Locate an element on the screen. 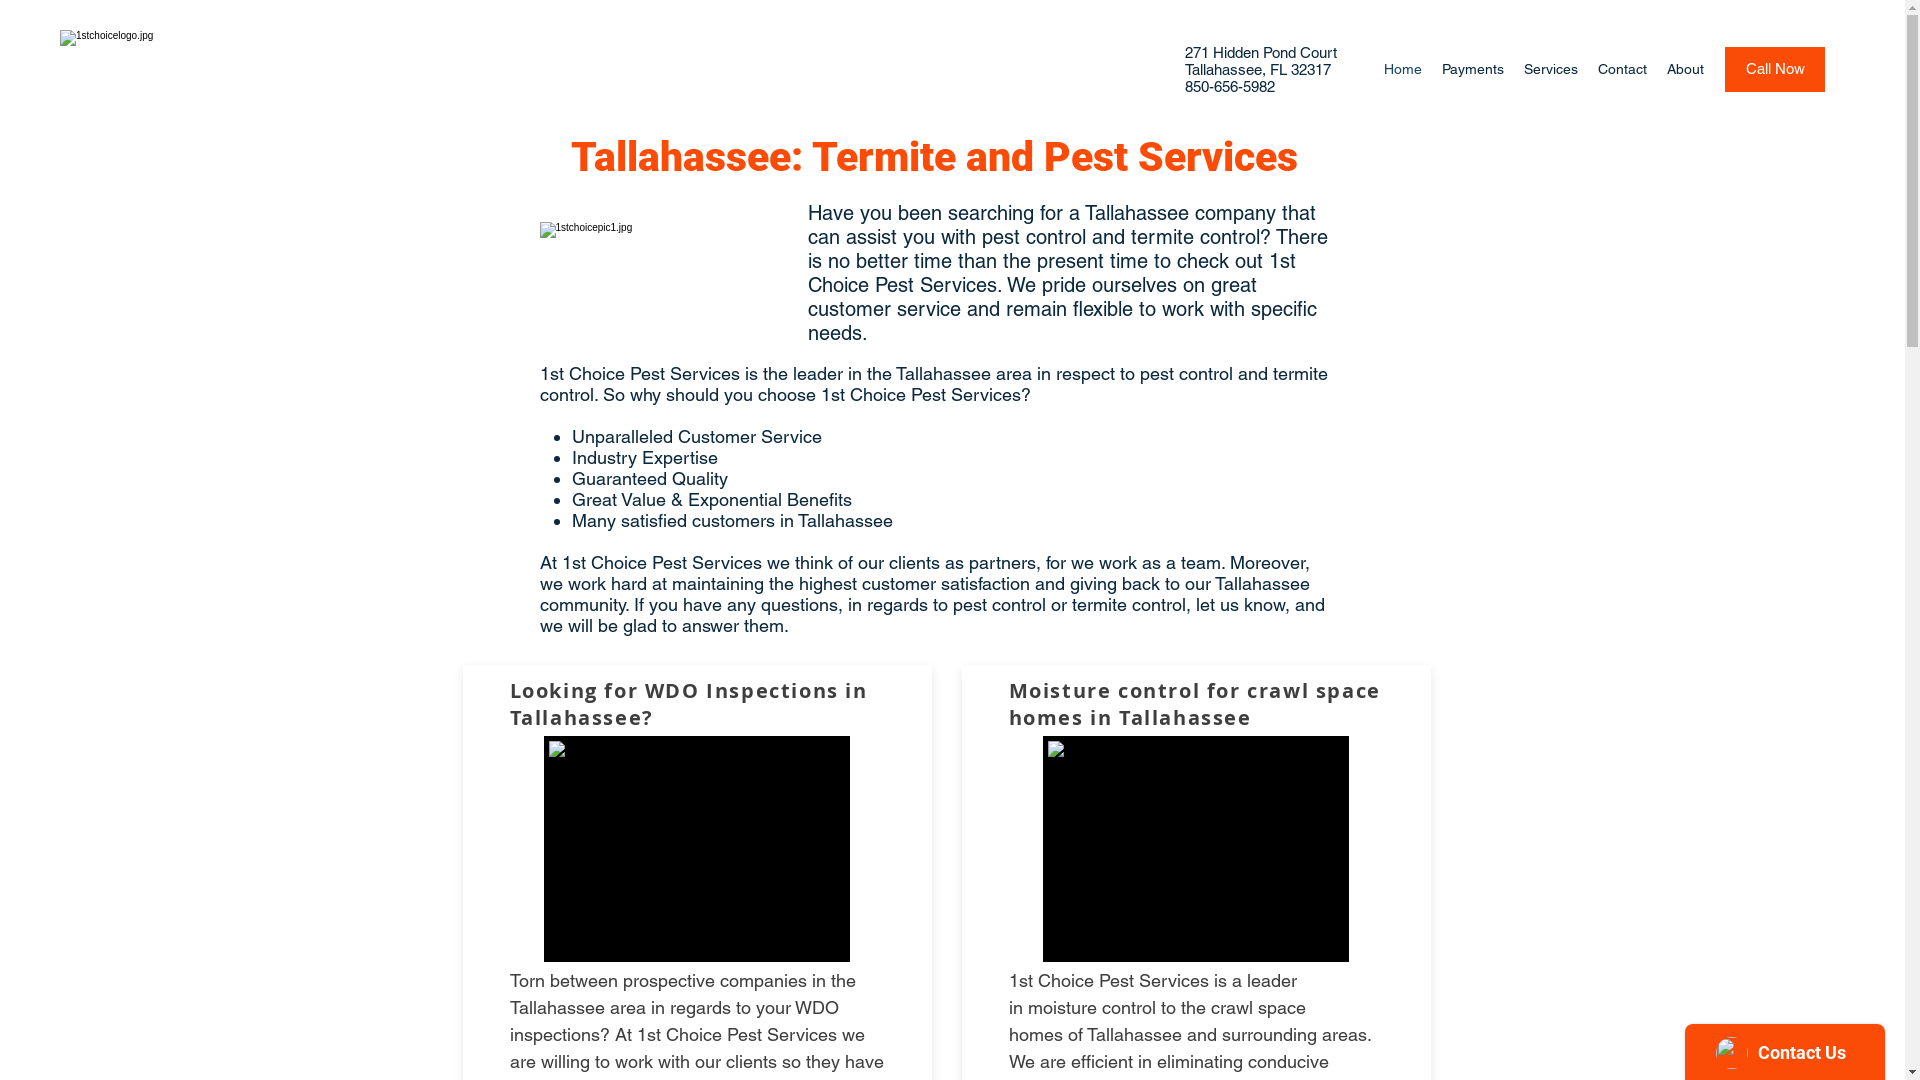 This screenshot has height=1080, width=1920. 'Payments' is located at coordinates (1473, 68).